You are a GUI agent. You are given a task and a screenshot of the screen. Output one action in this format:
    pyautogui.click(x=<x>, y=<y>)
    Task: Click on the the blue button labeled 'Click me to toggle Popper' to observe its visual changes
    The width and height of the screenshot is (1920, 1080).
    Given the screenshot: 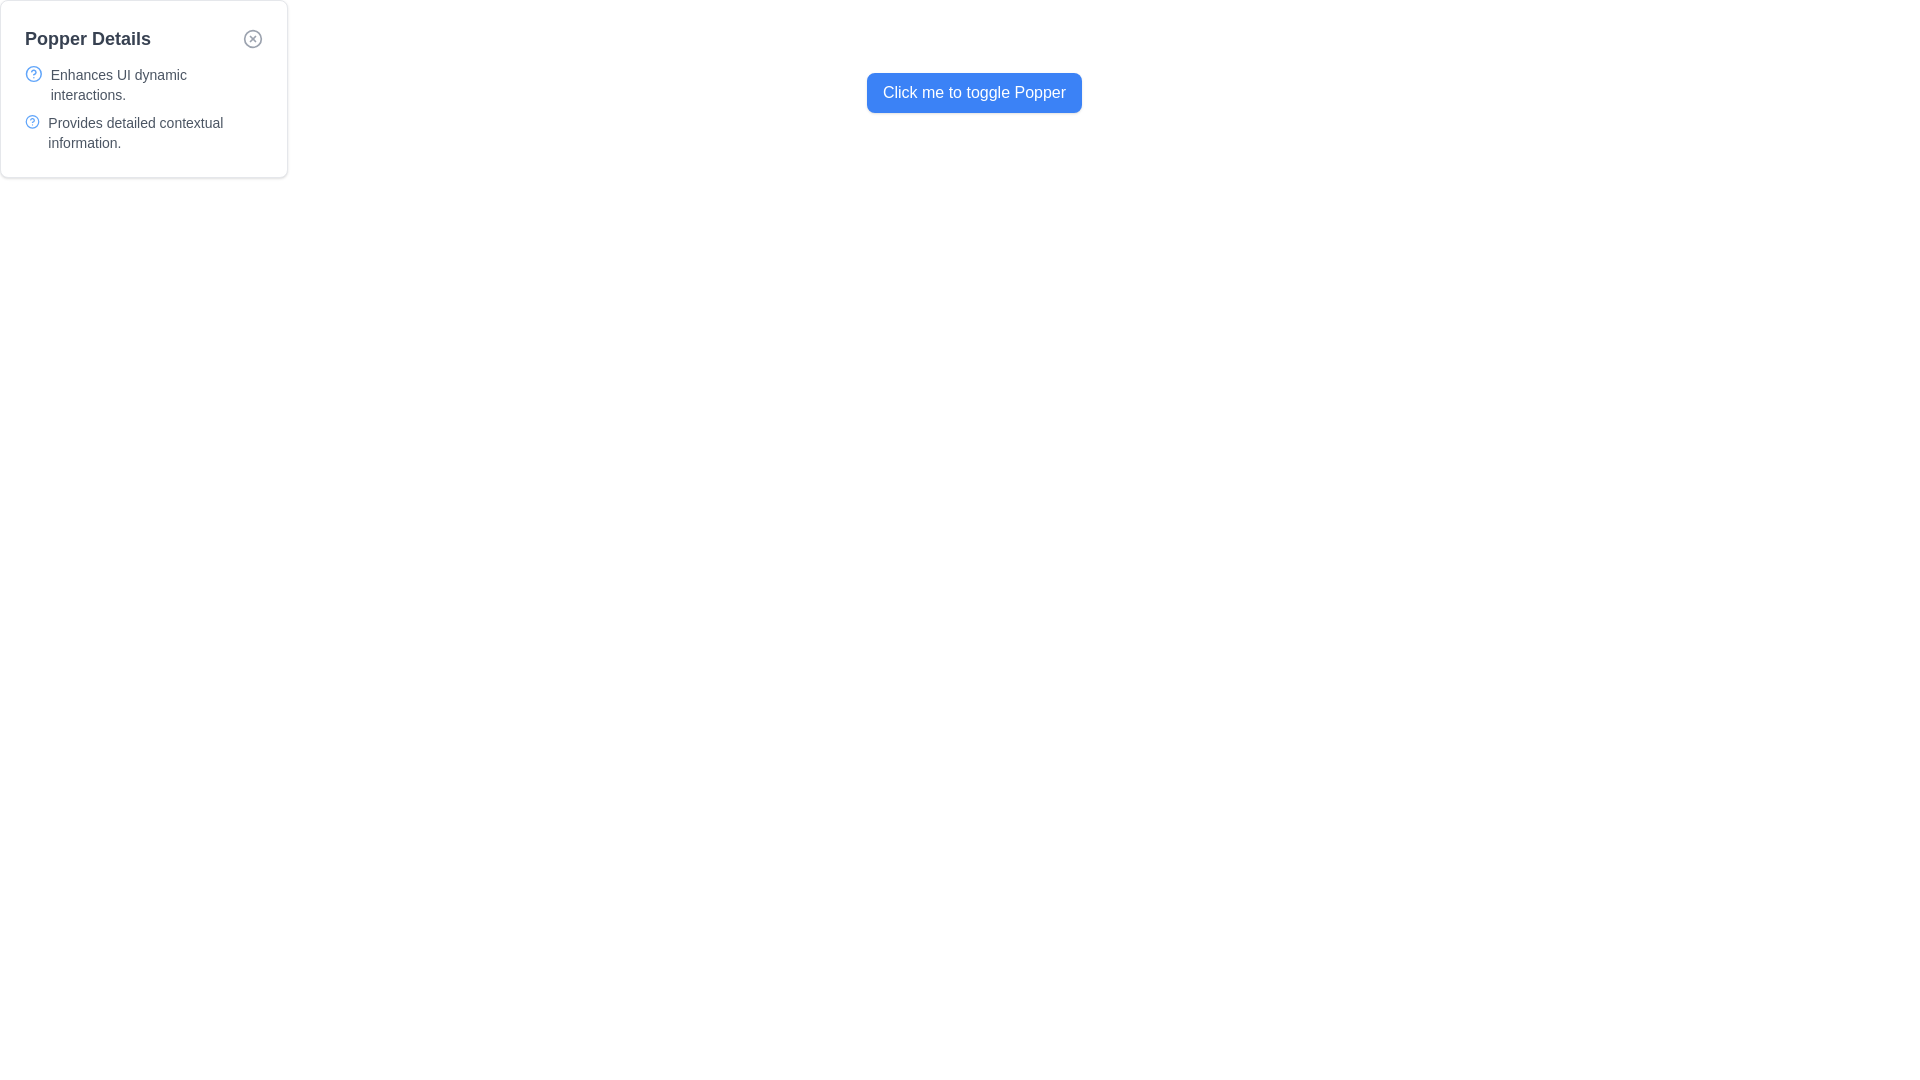 What is the action you would take?
    pyautogui.click(x=974, y=92)
    